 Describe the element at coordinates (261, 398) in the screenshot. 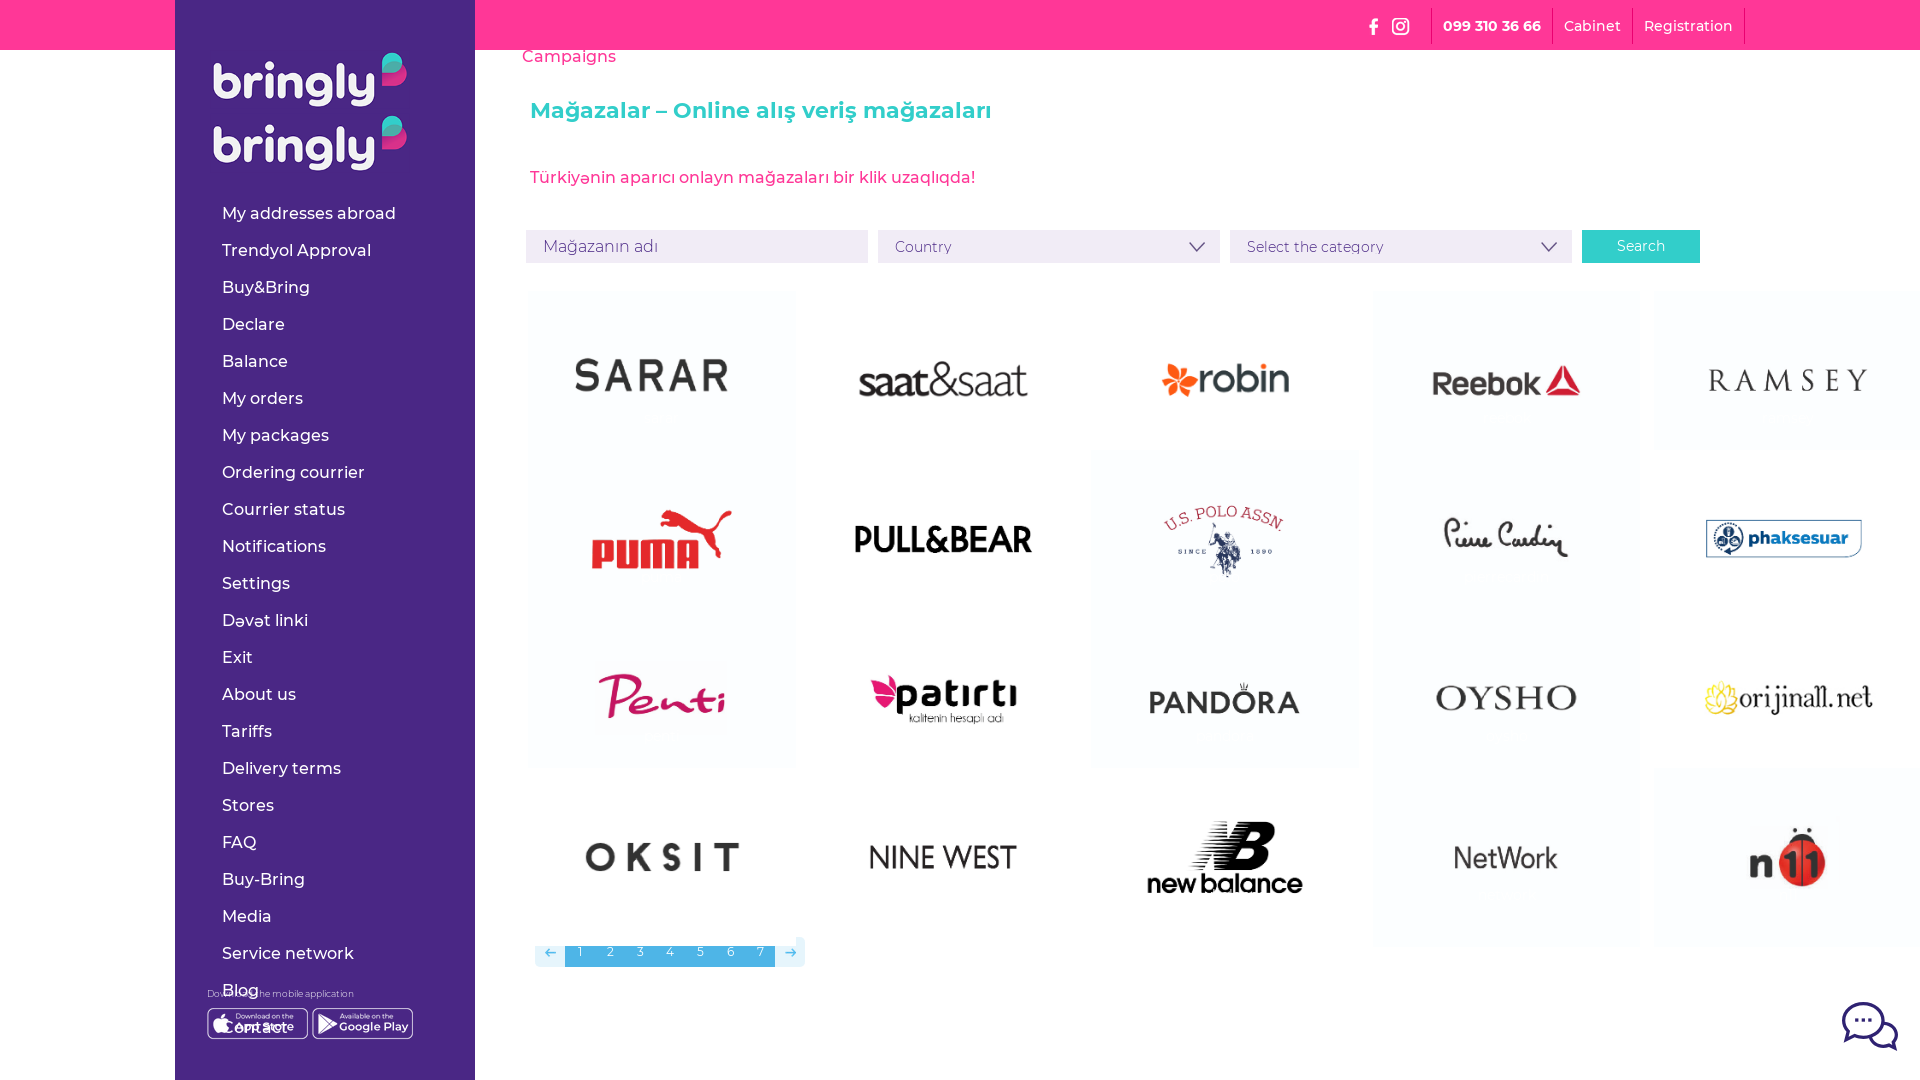

I see `'My orders'` at that location.